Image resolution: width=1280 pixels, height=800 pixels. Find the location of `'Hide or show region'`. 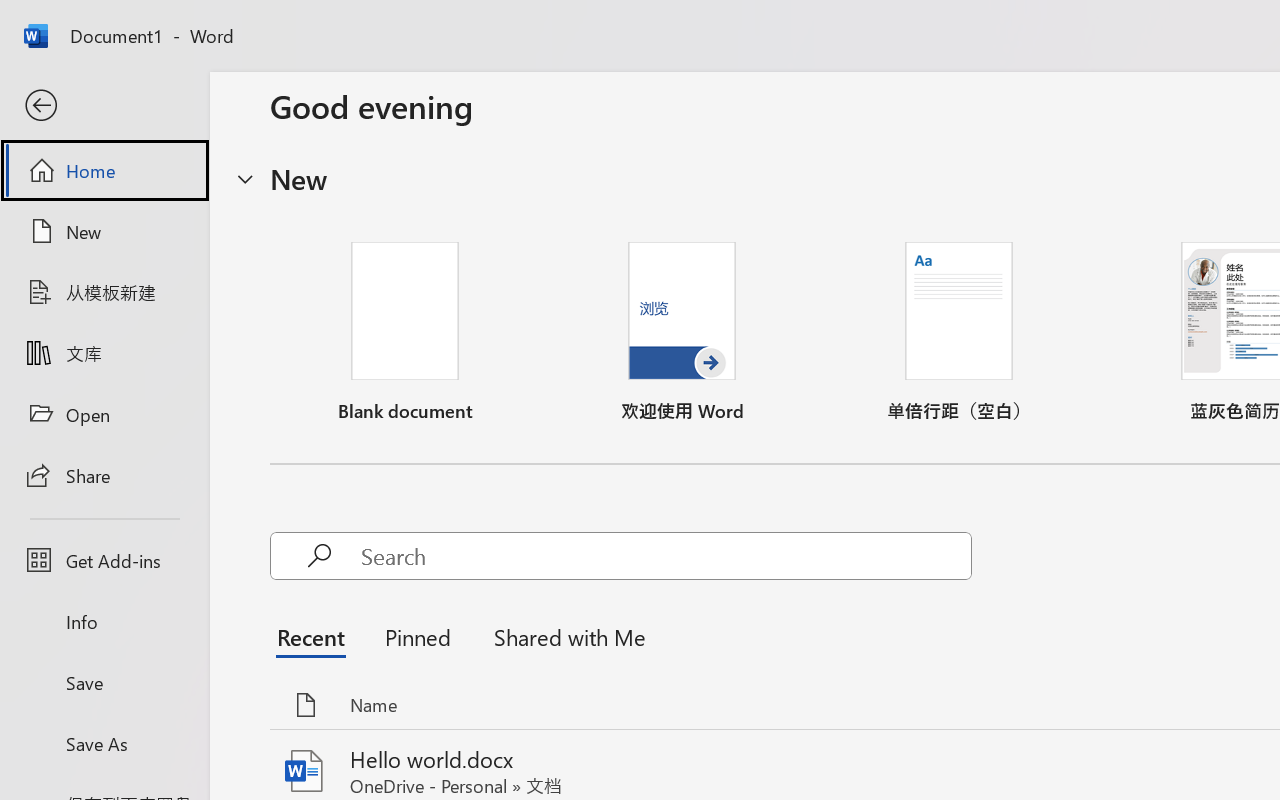

'Hide or show region' is located at coordinates (244, 177).